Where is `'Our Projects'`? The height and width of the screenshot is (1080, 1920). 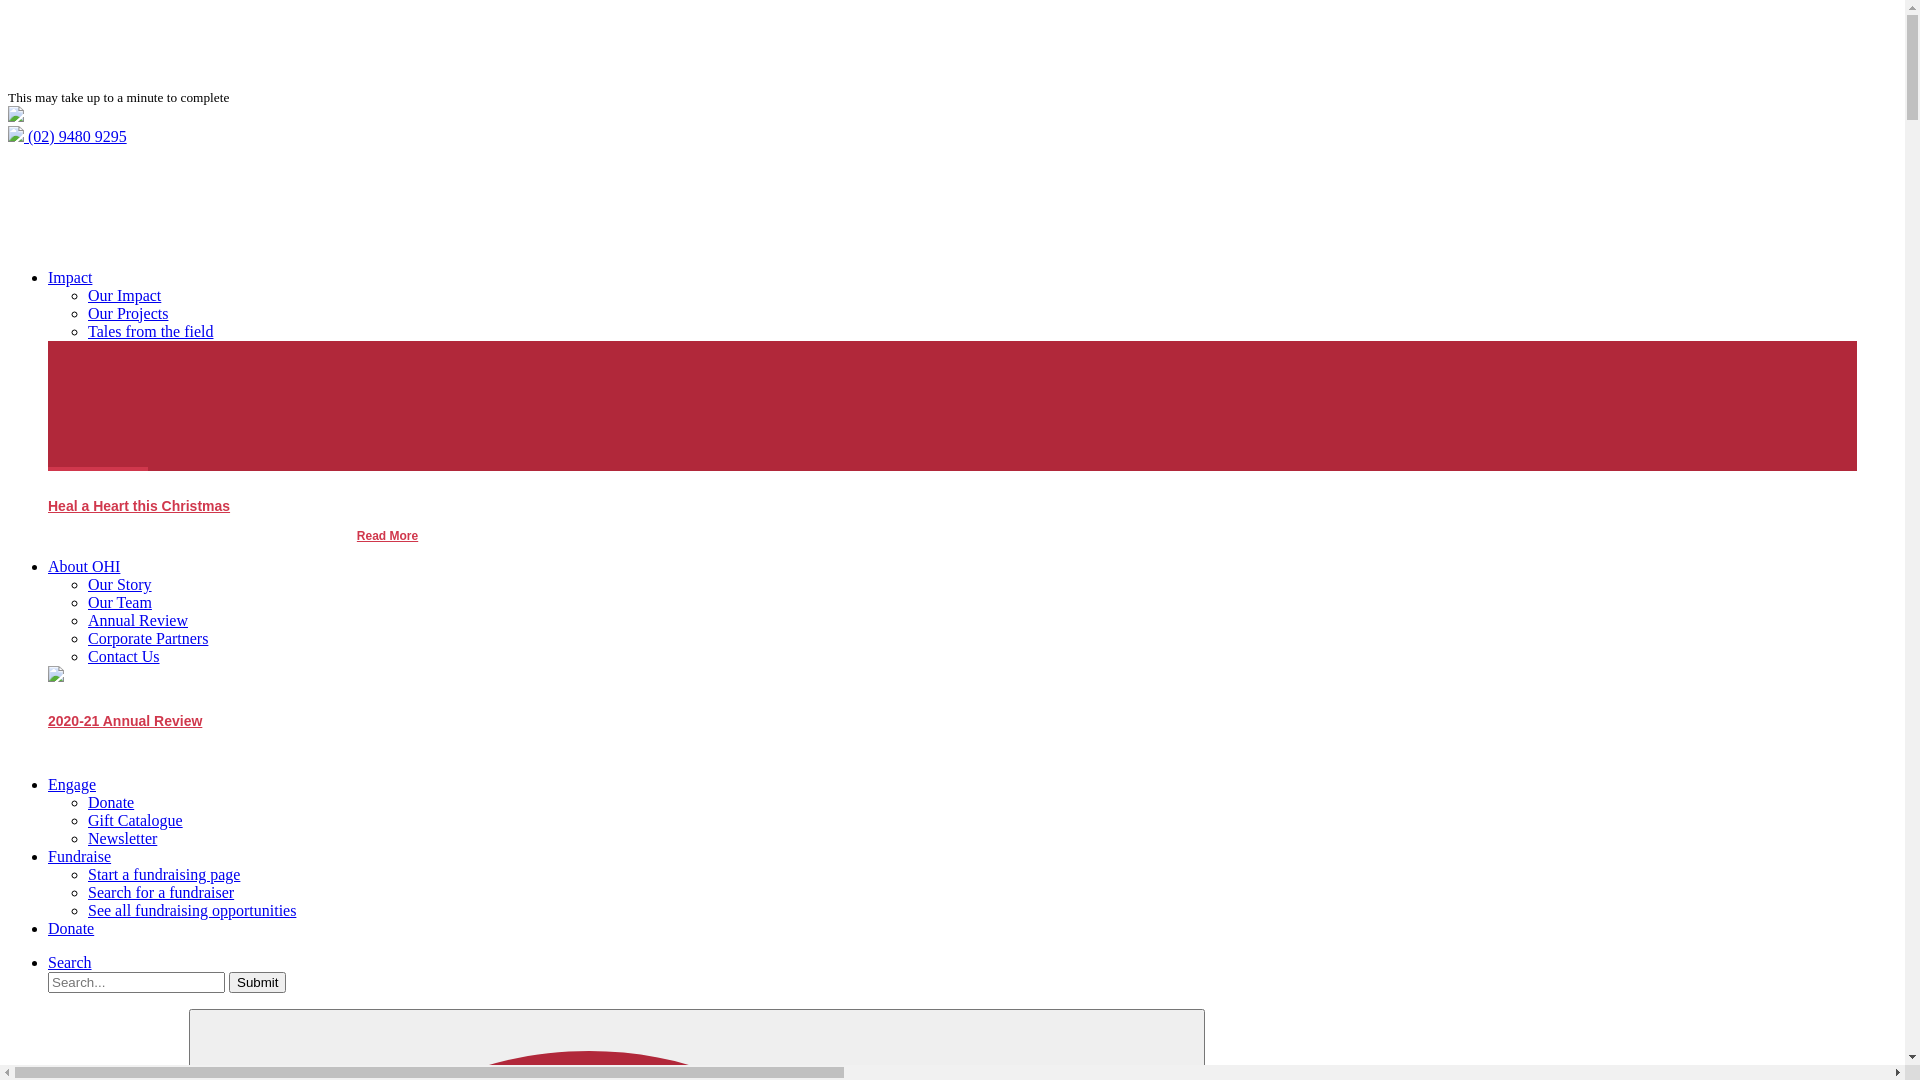
'Our Projects' is located at coordinates (86, 313).